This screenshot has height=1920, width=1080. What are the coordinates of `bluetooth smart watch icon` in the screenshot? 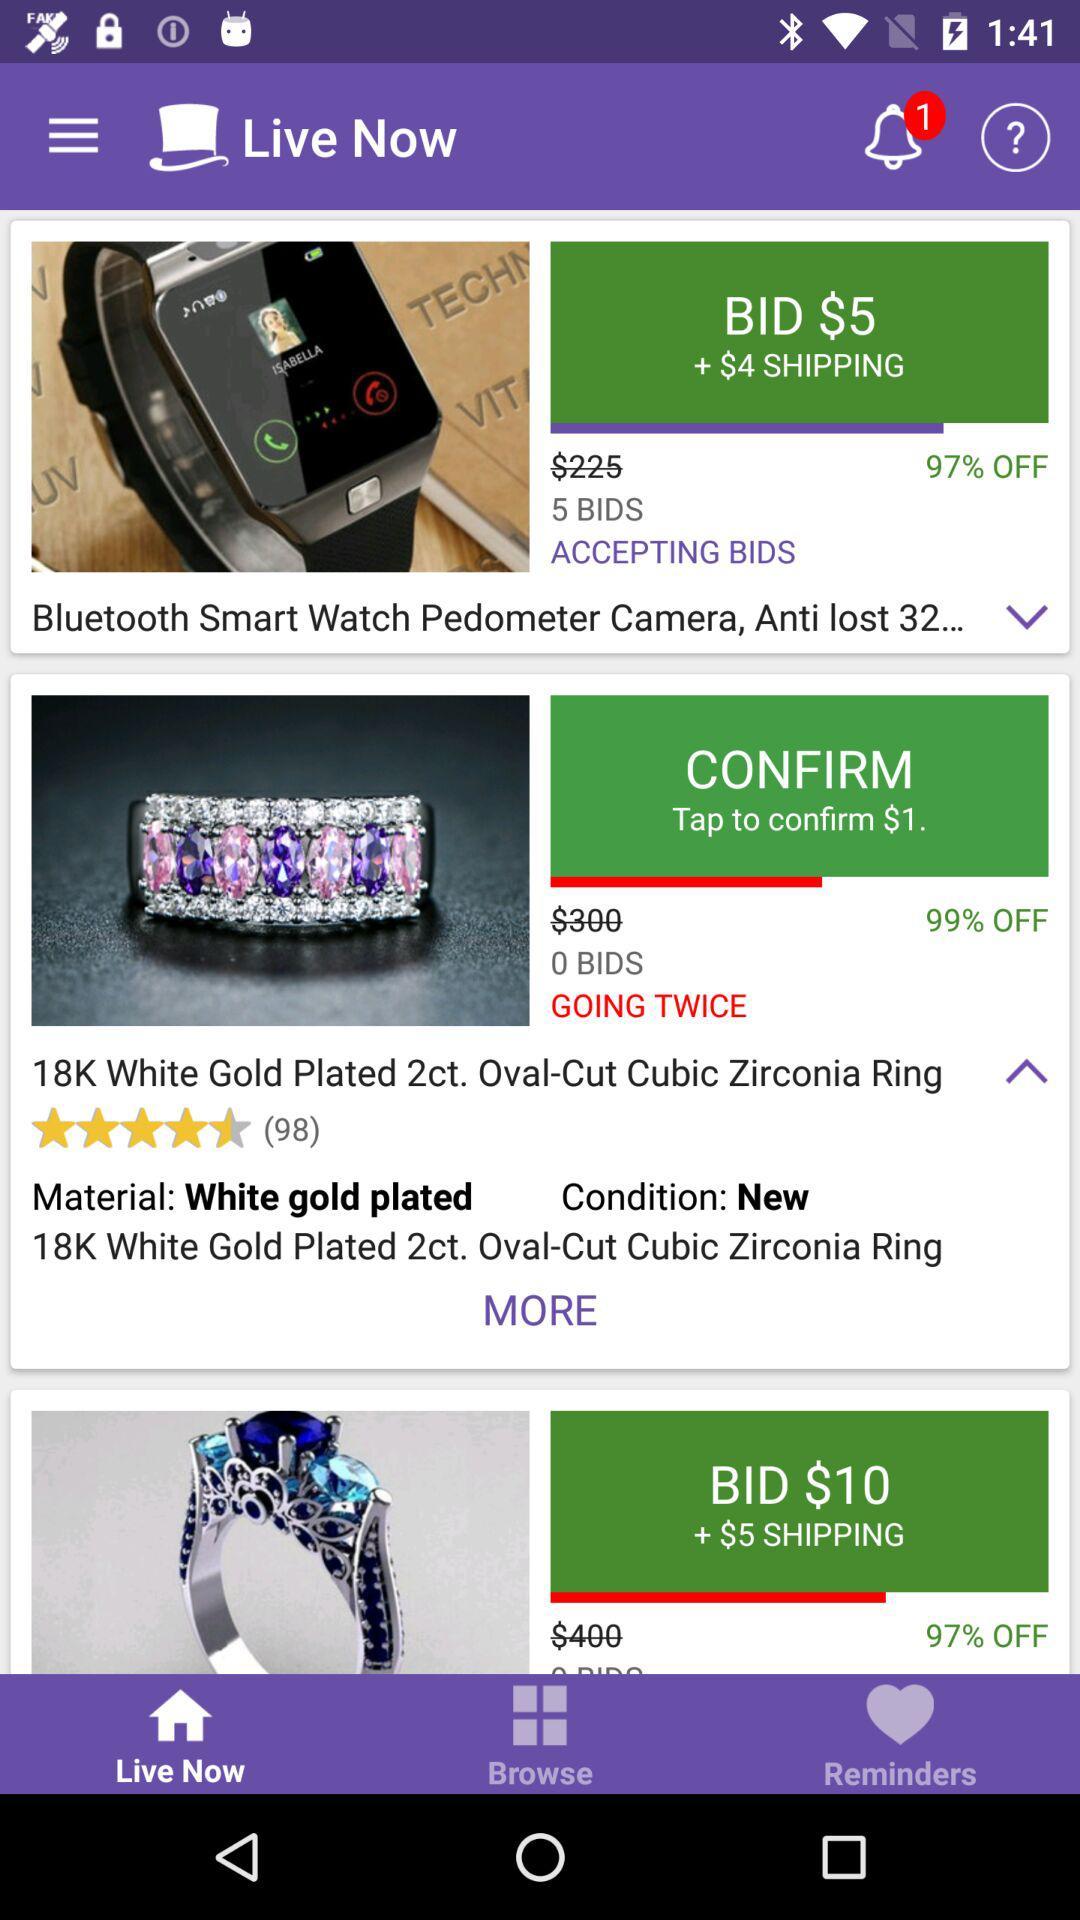 It's located at (540, 622).